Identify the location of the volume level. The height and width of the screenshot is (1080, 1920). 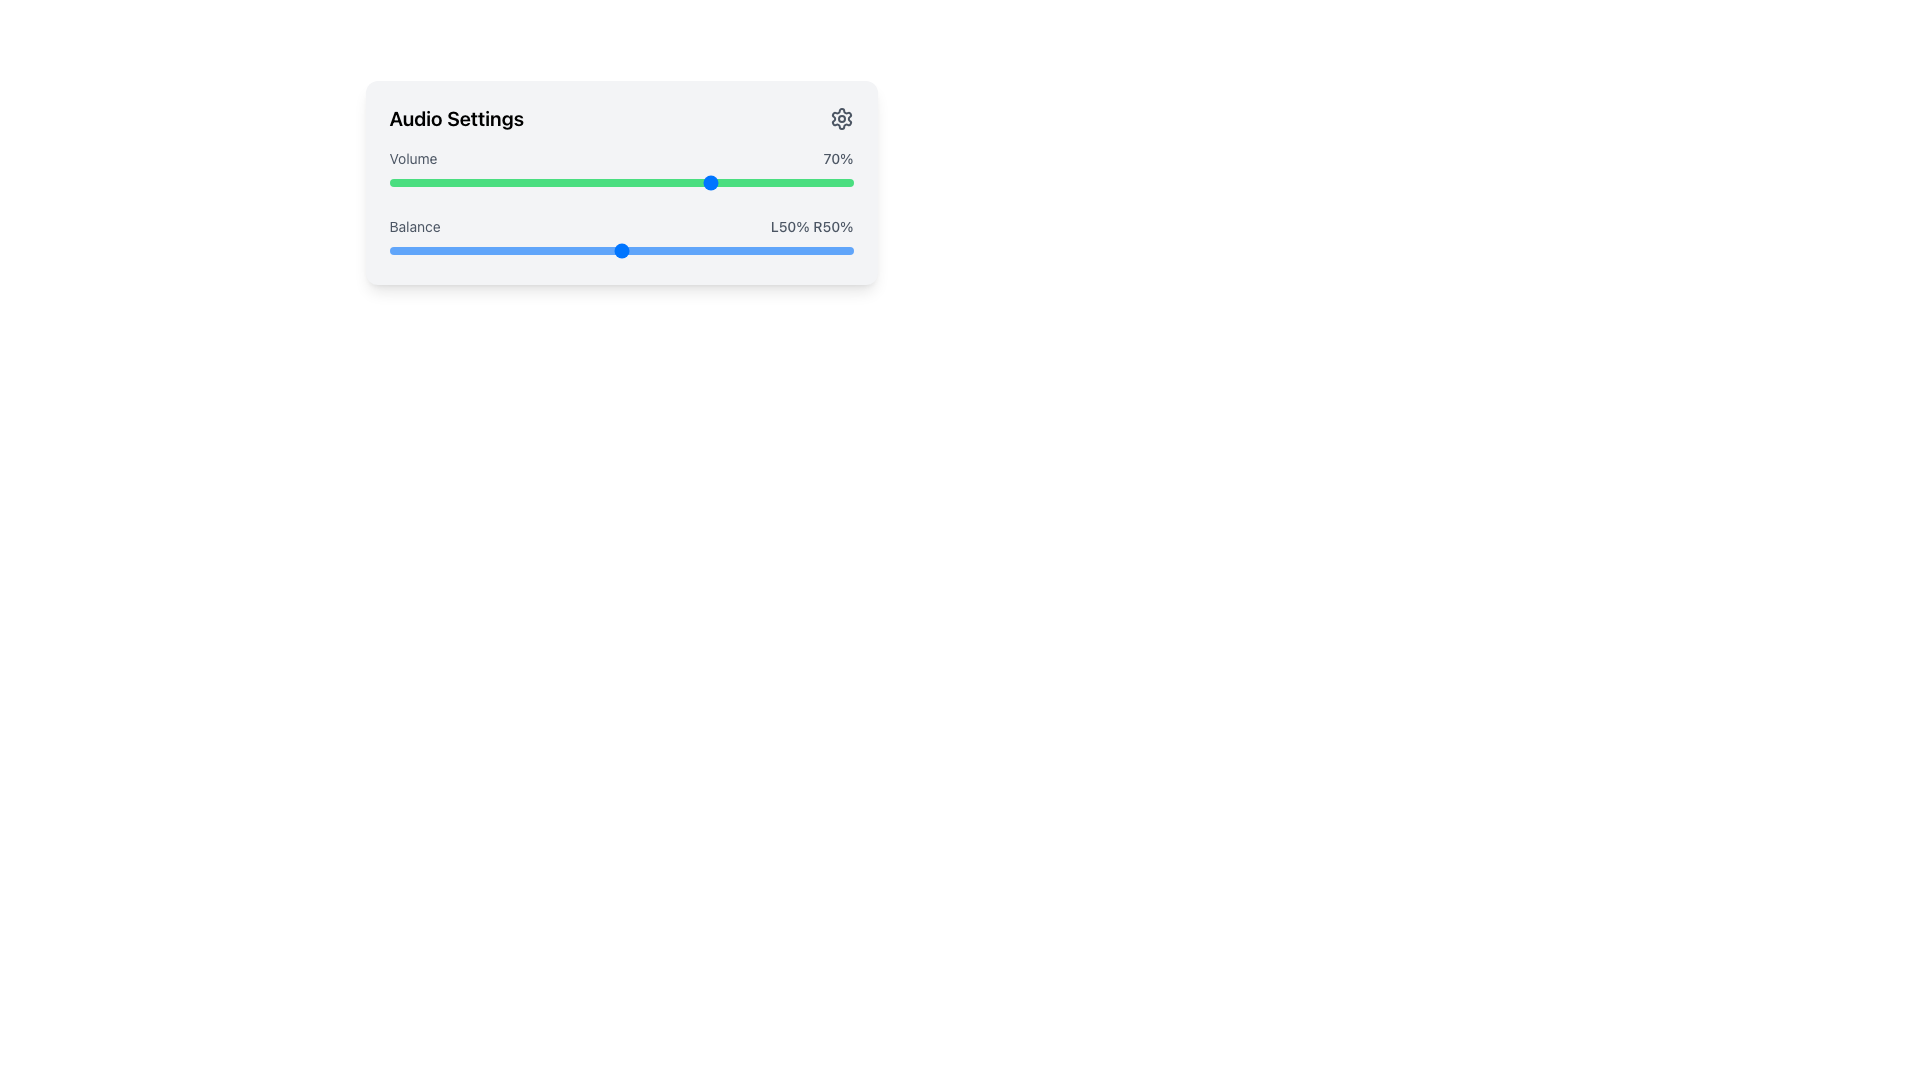
(658, 182).